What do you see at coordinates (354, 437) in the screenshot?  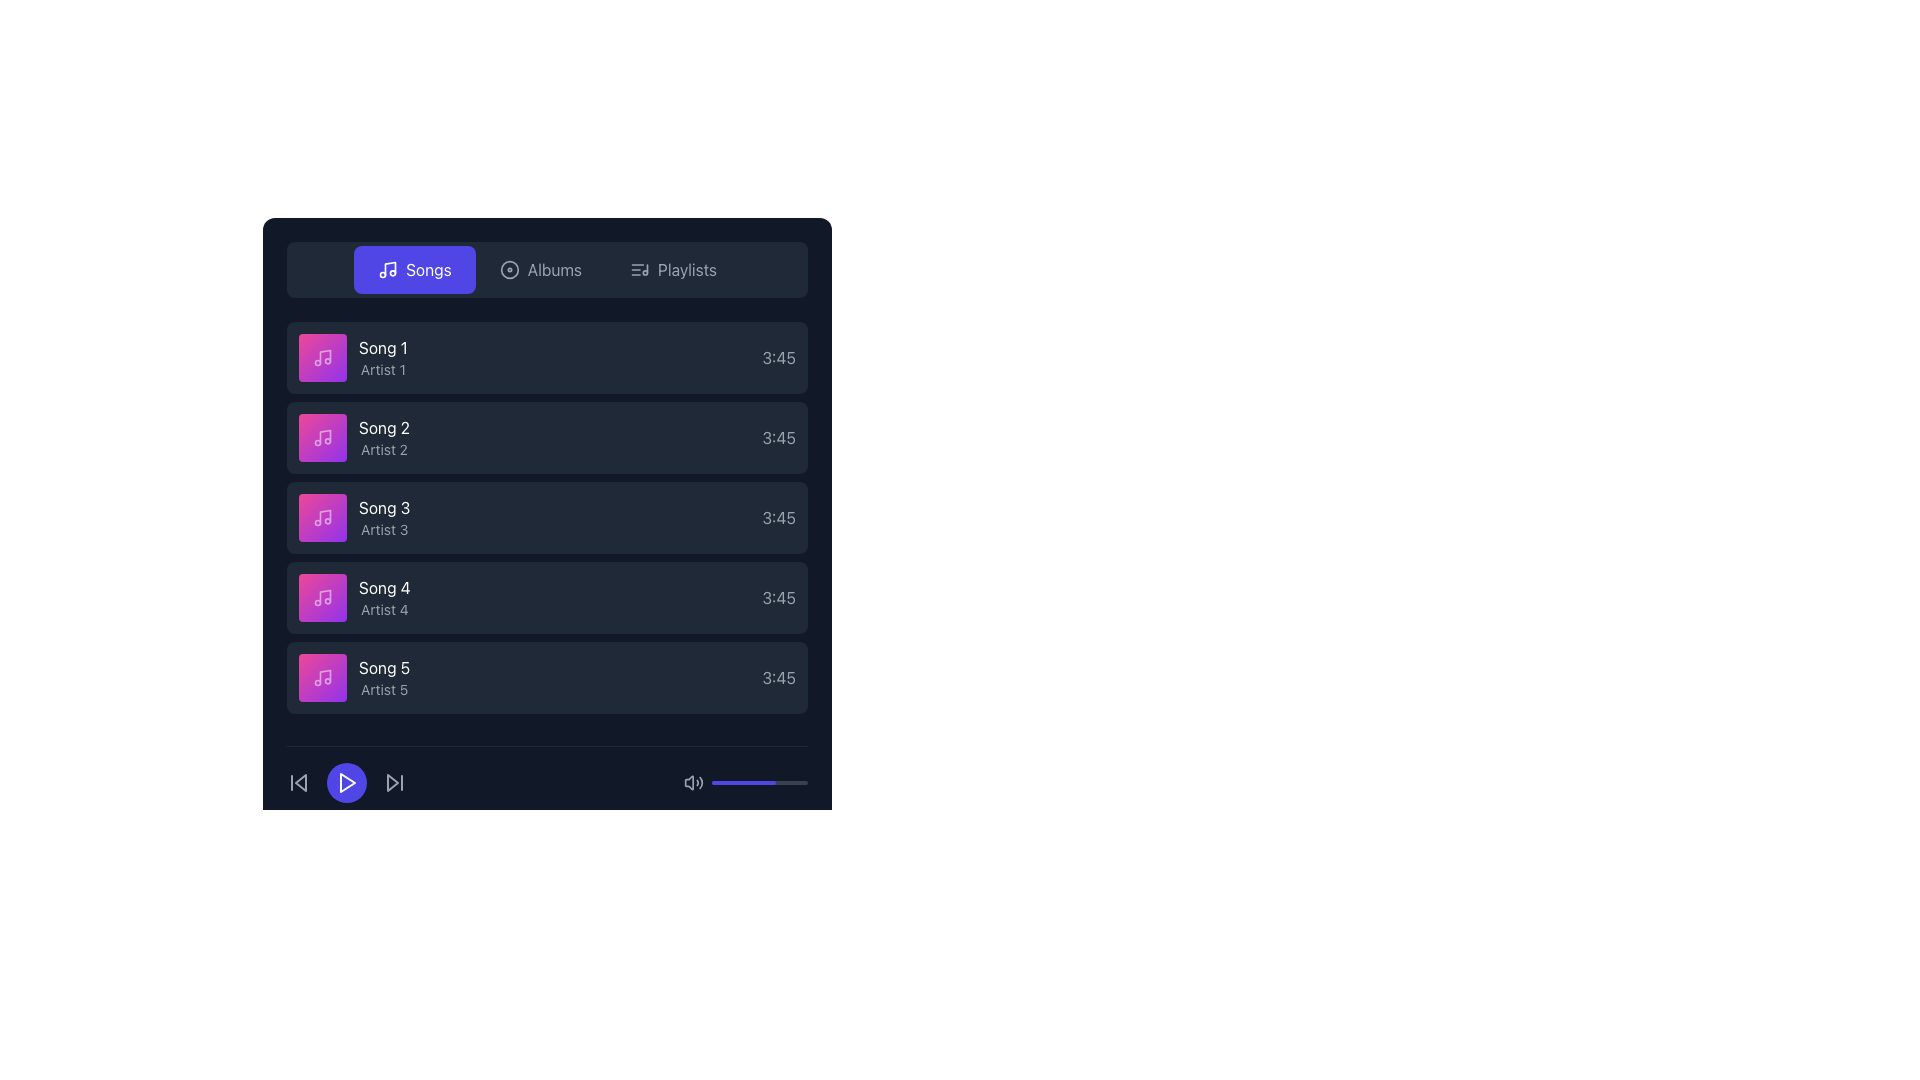 I see `the List item displaying the song title 'Song 2' and artist 'Artist 2'` at bounding box center [354, 437].